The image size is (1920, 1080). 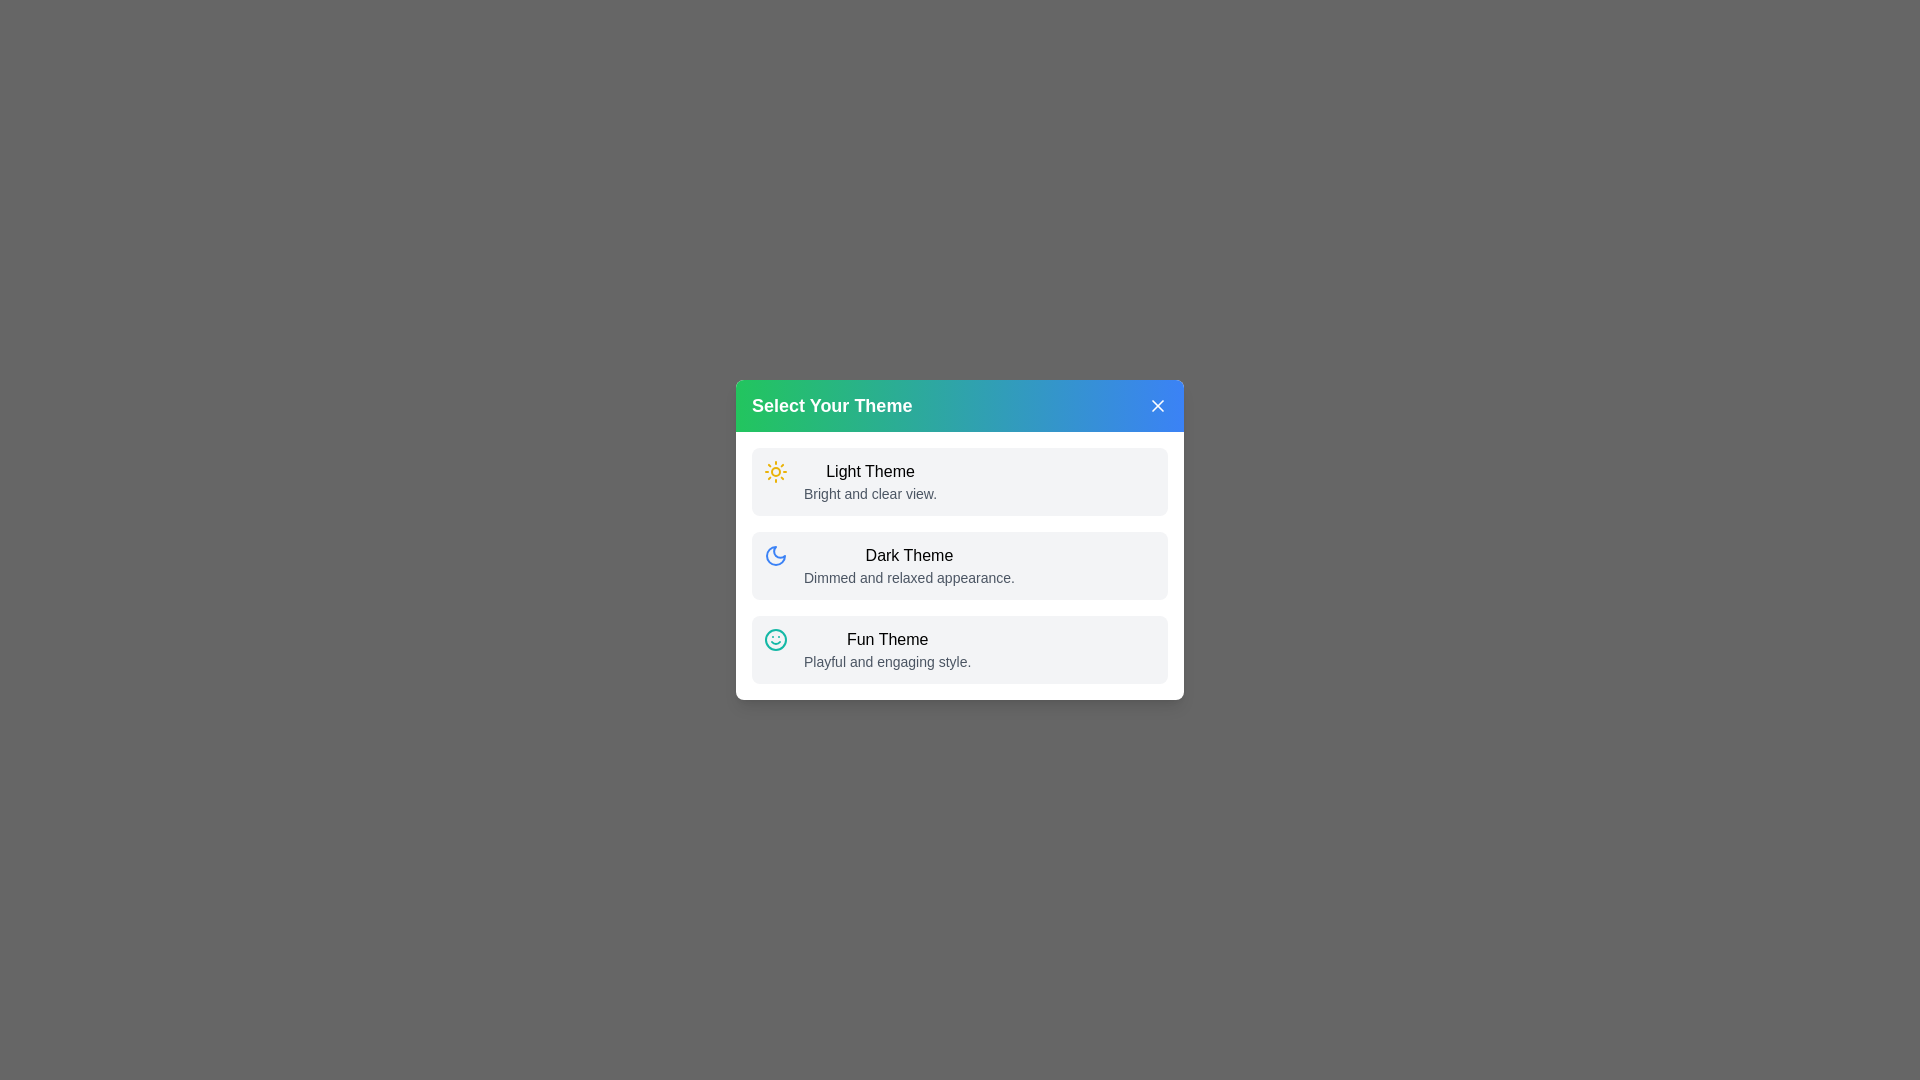 I want to click on the theme Dark Theme by clicking on its respective area, so click(x=960, y=566).